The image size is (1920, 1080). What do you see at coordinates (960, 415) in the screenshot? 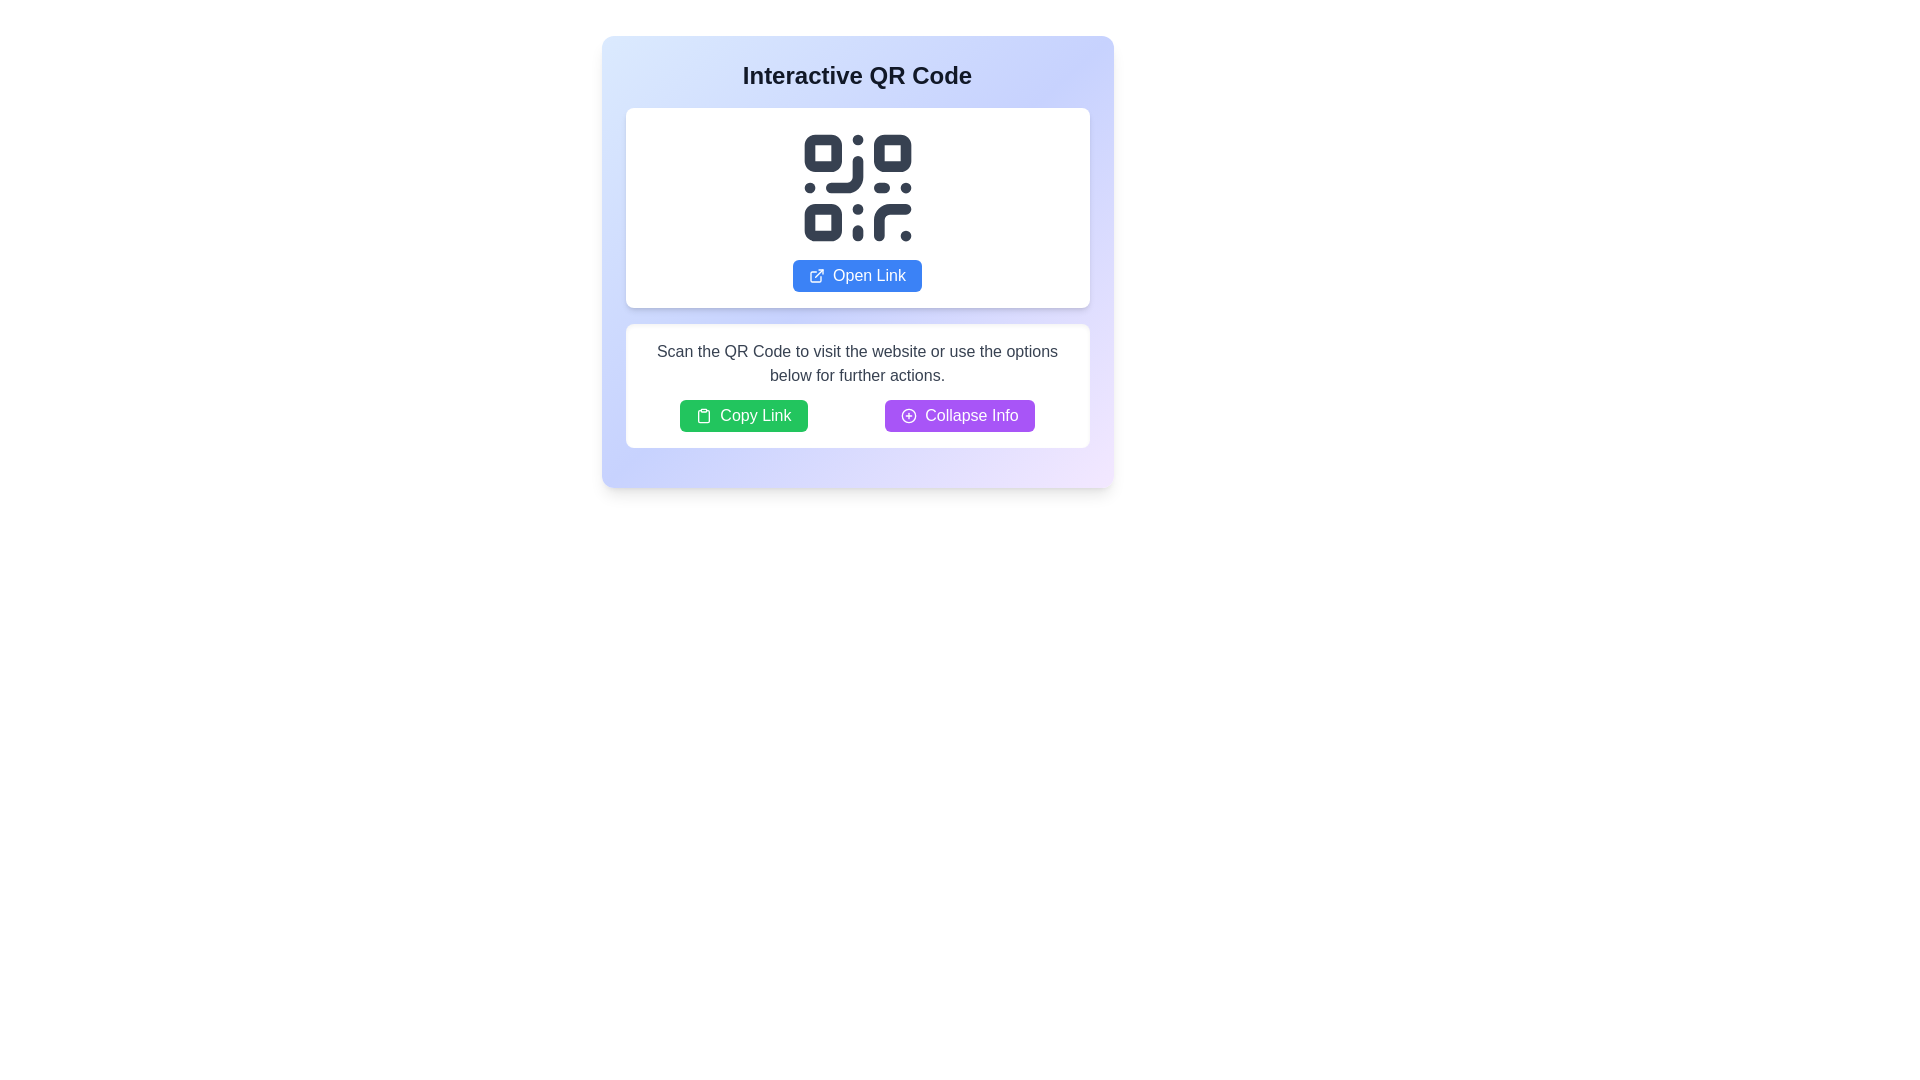
I see `the rectangular button with a vibrant purple background and white text that reads 'Collapse Info'` at bounding box center [960, 415].